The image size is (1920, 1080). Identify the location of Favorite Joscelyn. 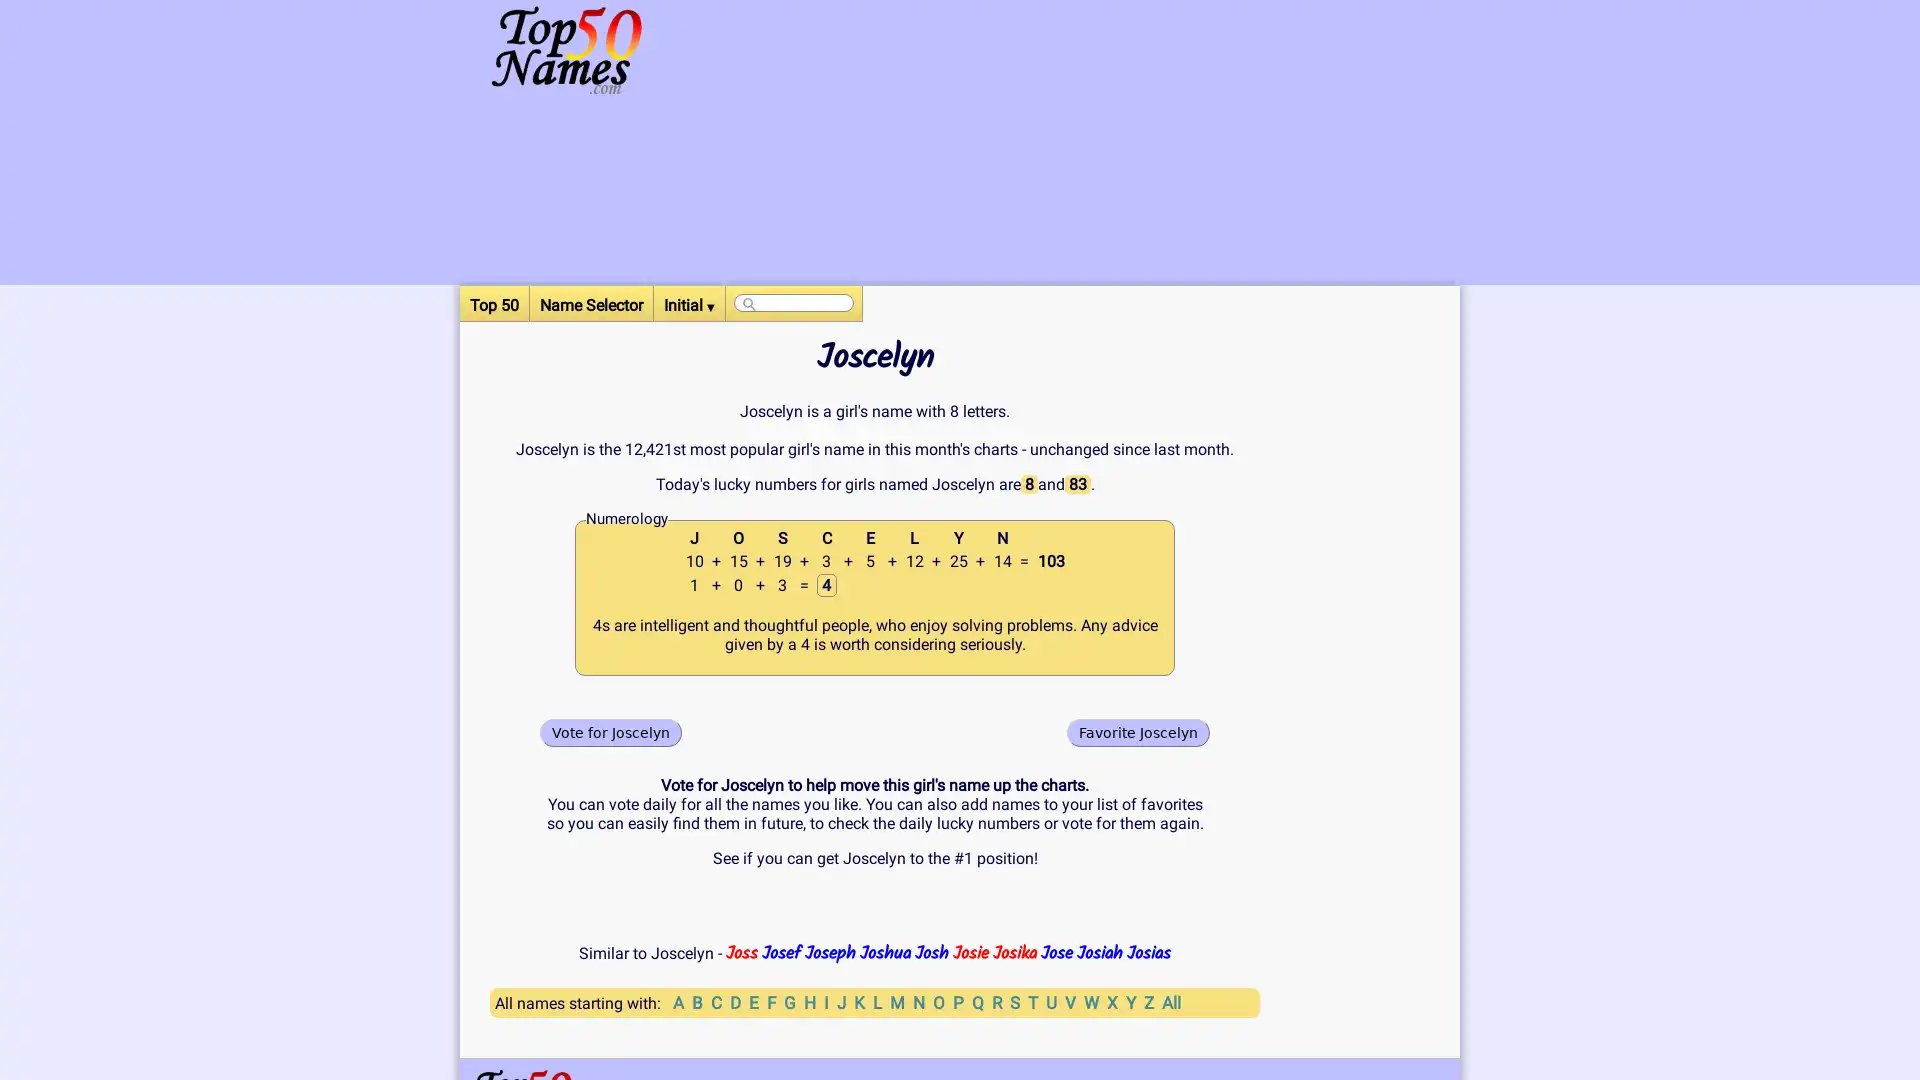
(1138, 732).